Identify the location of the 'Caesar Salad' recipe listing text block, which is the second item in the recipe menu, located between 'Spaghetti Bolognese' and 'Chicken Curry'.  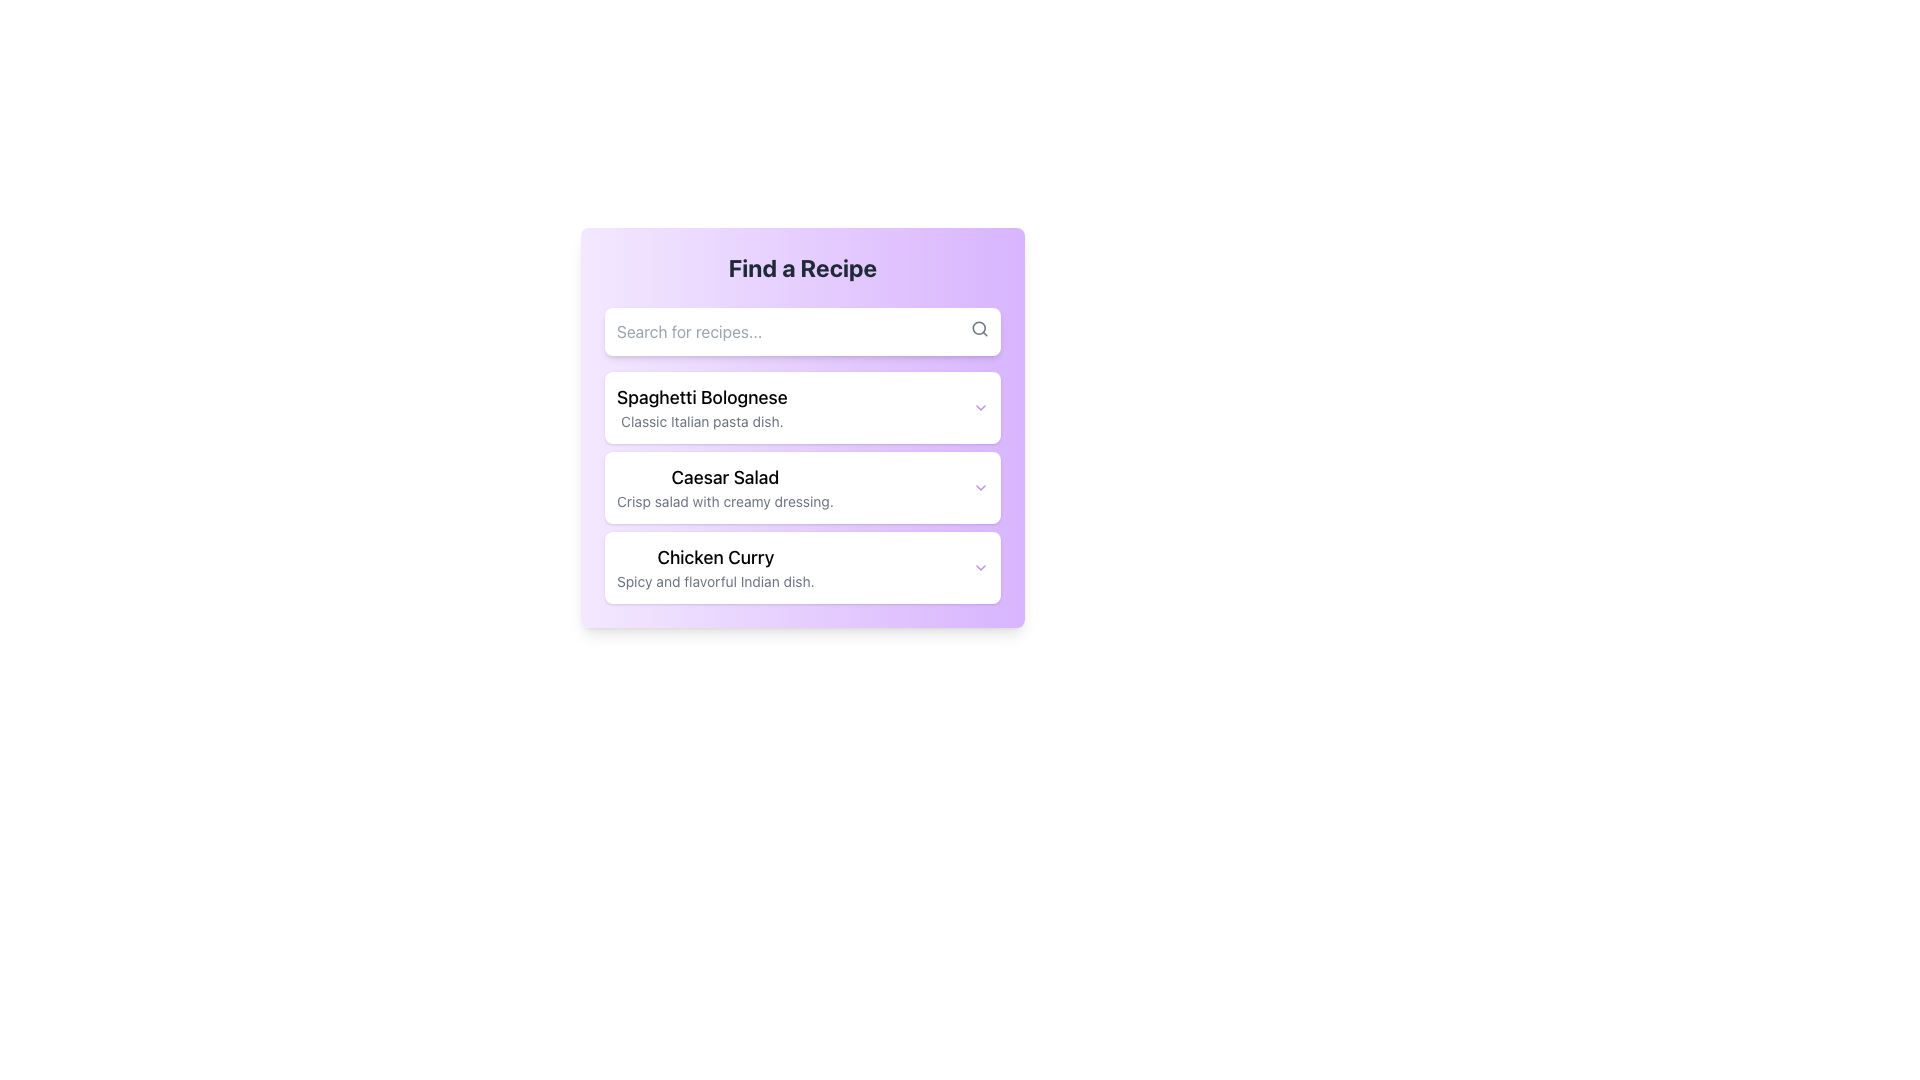
(724, 488).